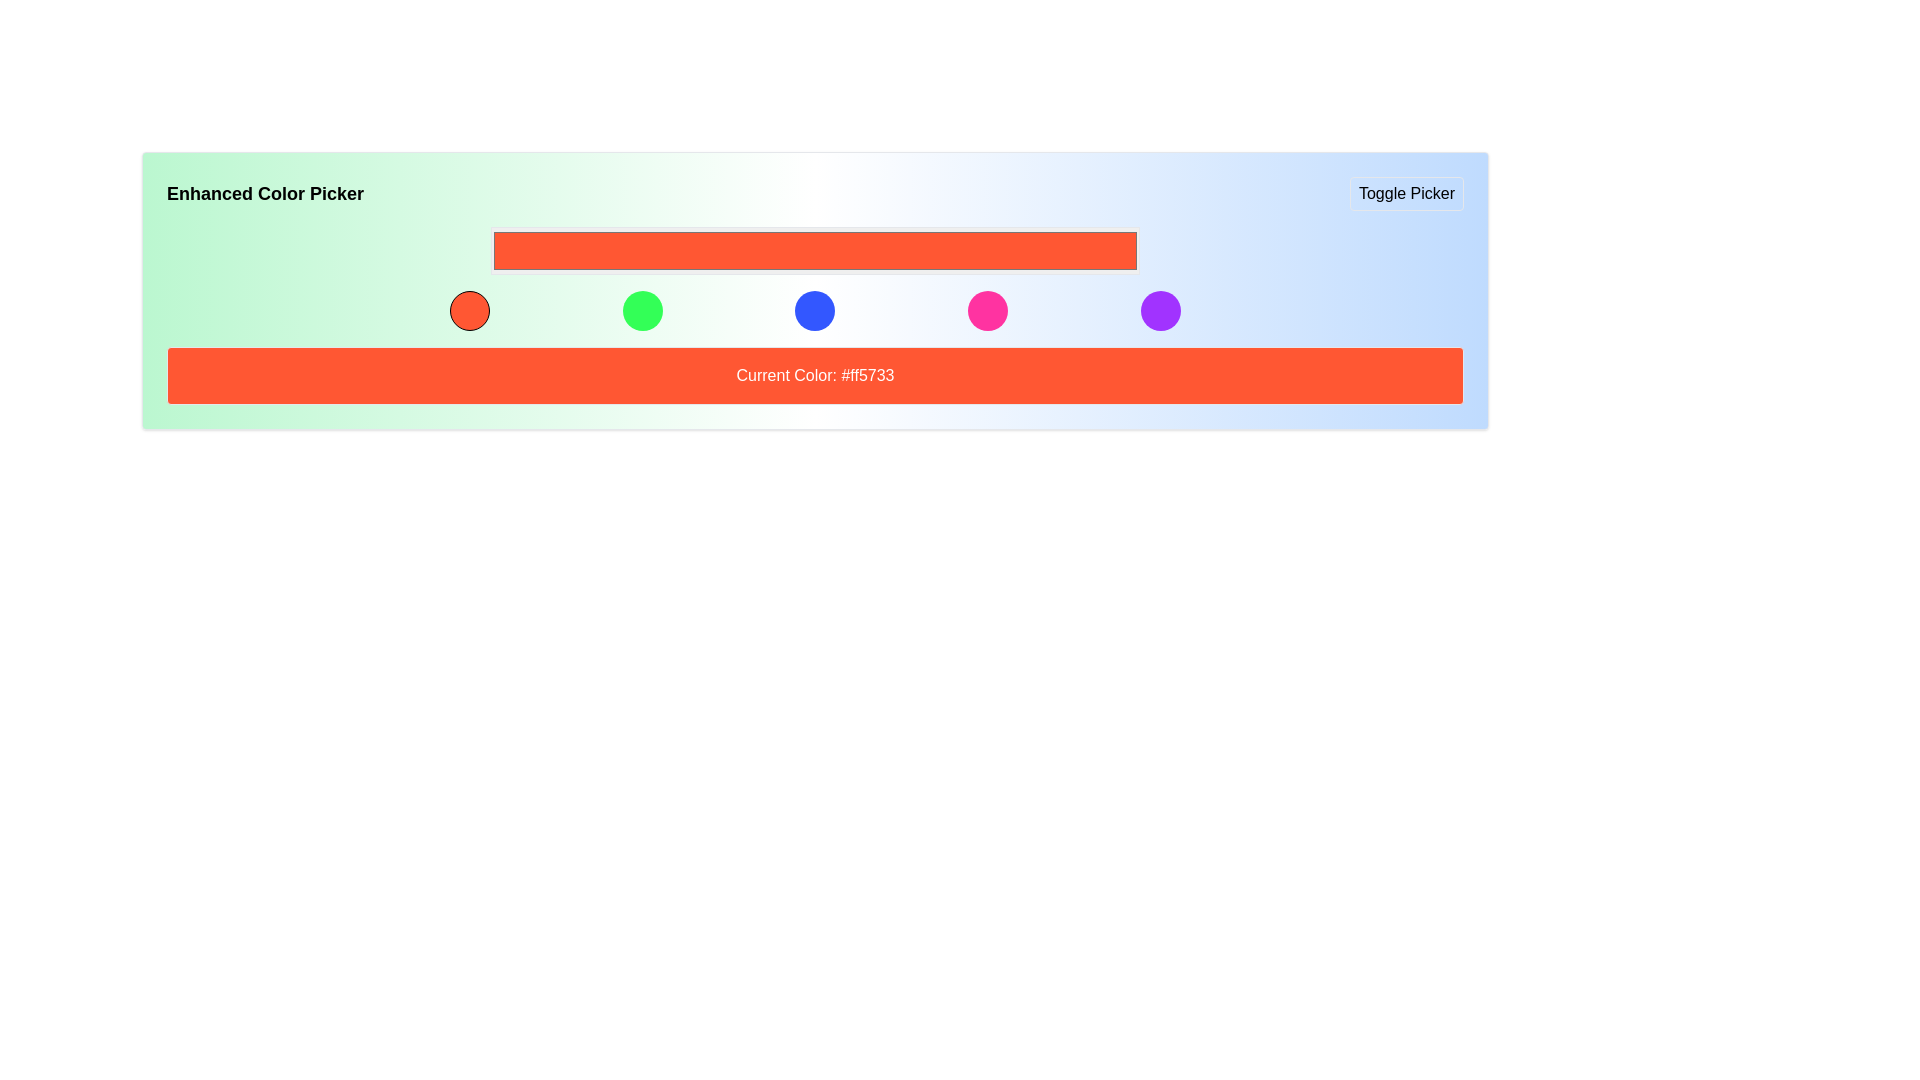 Image resolution: width=1920 pixels, height=1080 pixels. What do you see at coordinates (264, 193) in the screenshot?
I see `the text label titled 'Enhanced Color Picker', which serves as a header for the interface` at bounding box center [264, 193].